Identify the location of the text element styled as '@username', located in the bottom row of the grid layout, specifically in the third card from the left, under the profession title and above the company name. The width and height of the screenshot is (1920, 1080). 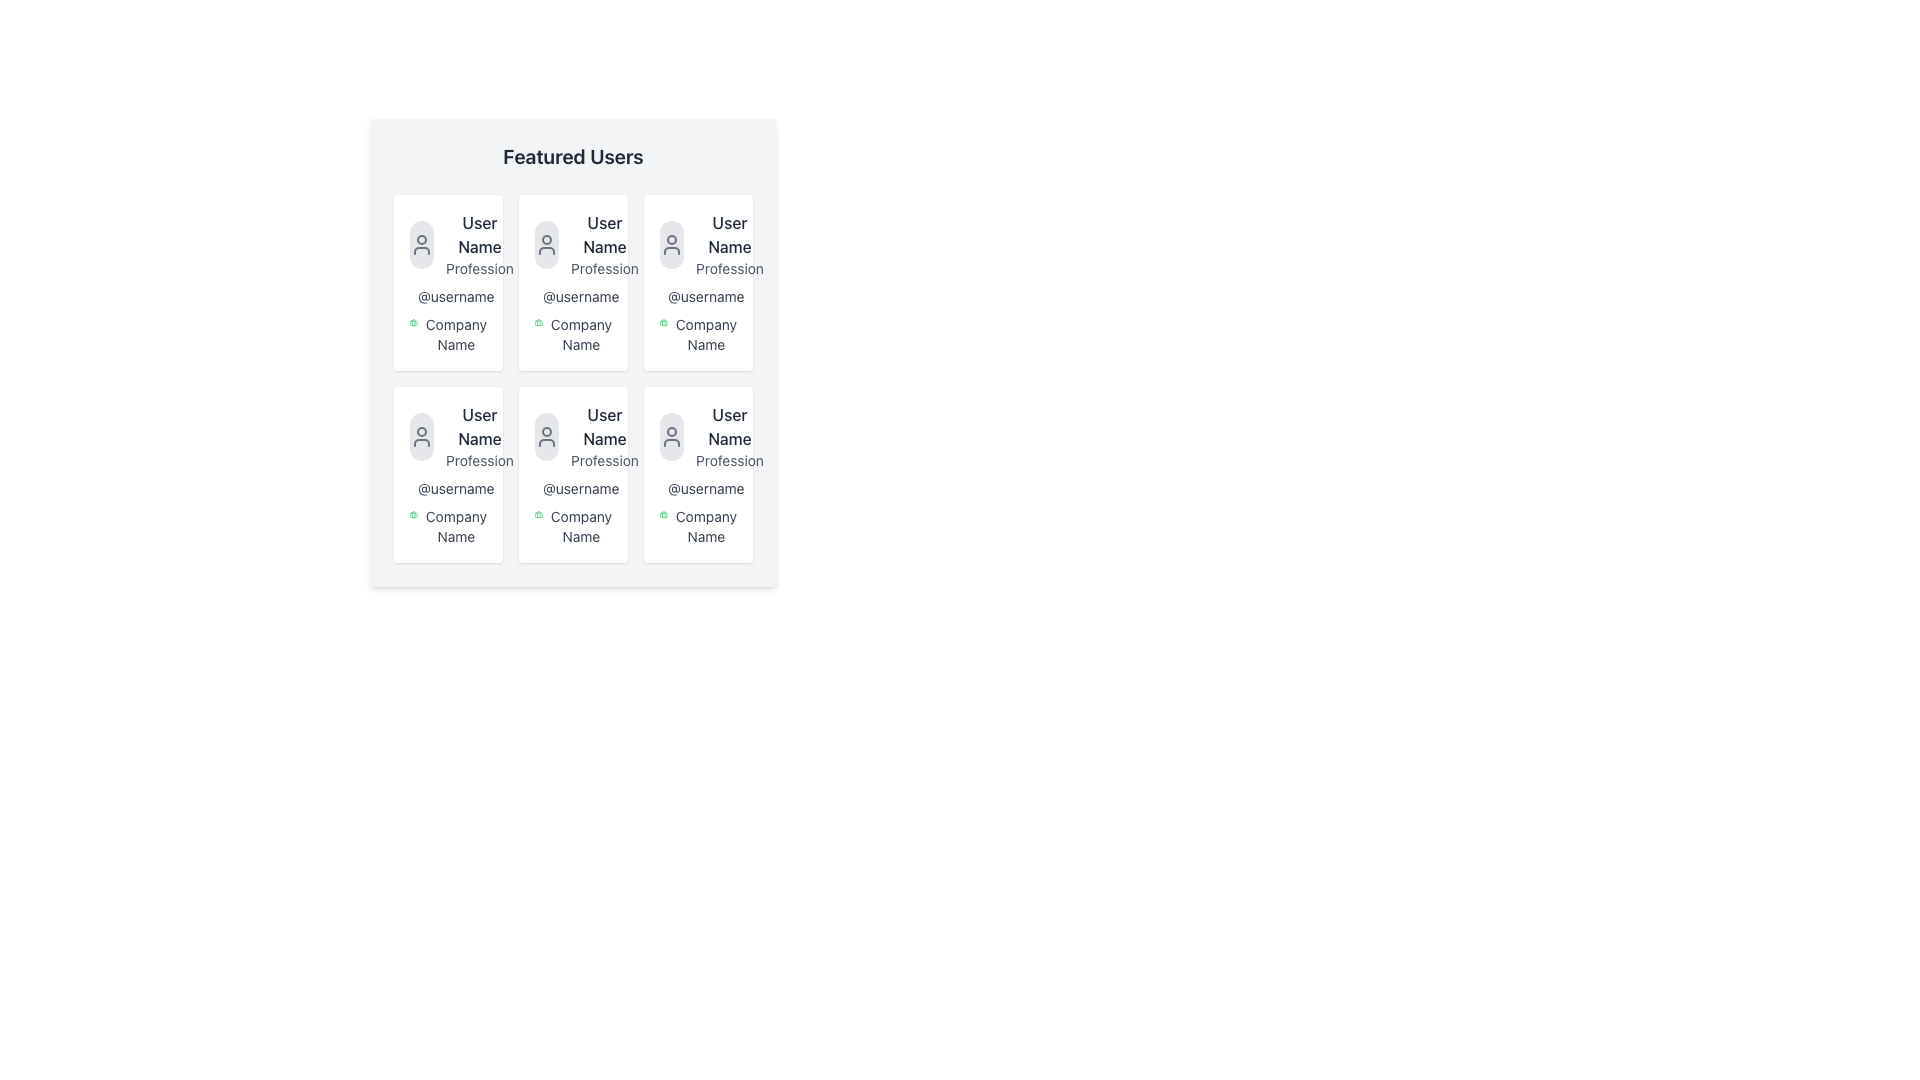
(706, 489).